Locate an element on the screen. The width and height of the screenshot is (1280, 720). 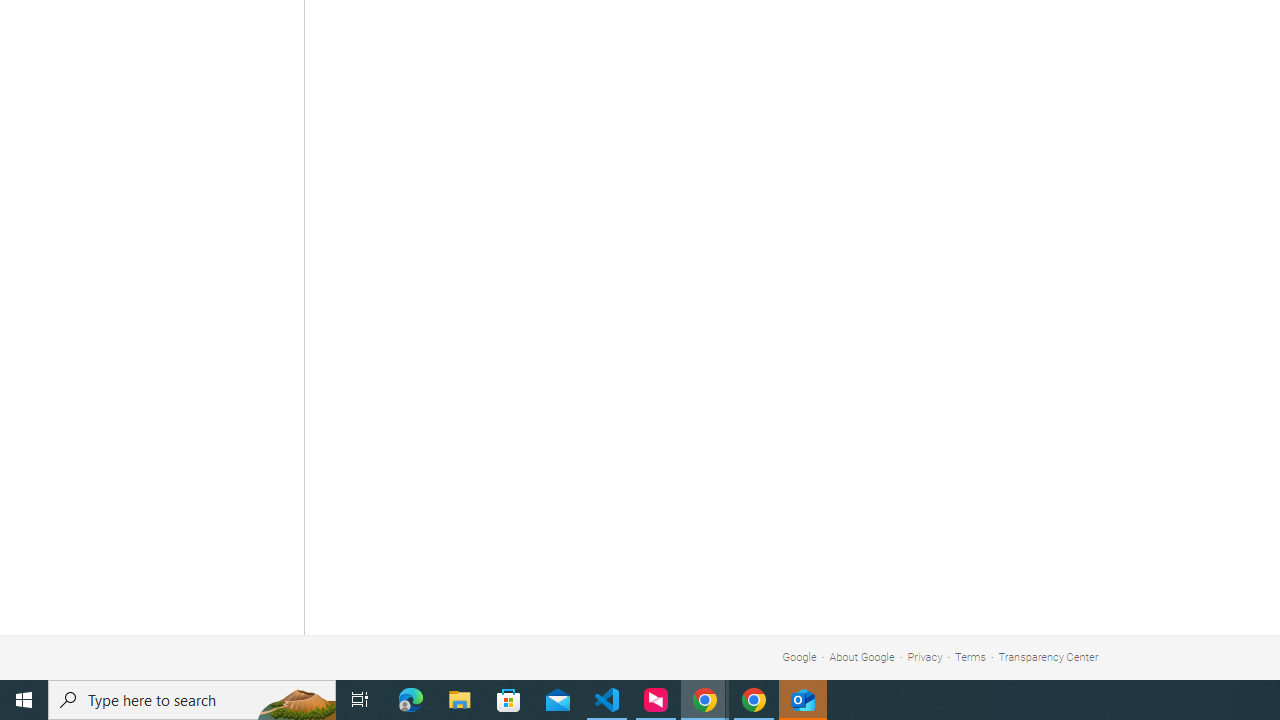
'Transparency Center' is located at coordinates (1047, 657).